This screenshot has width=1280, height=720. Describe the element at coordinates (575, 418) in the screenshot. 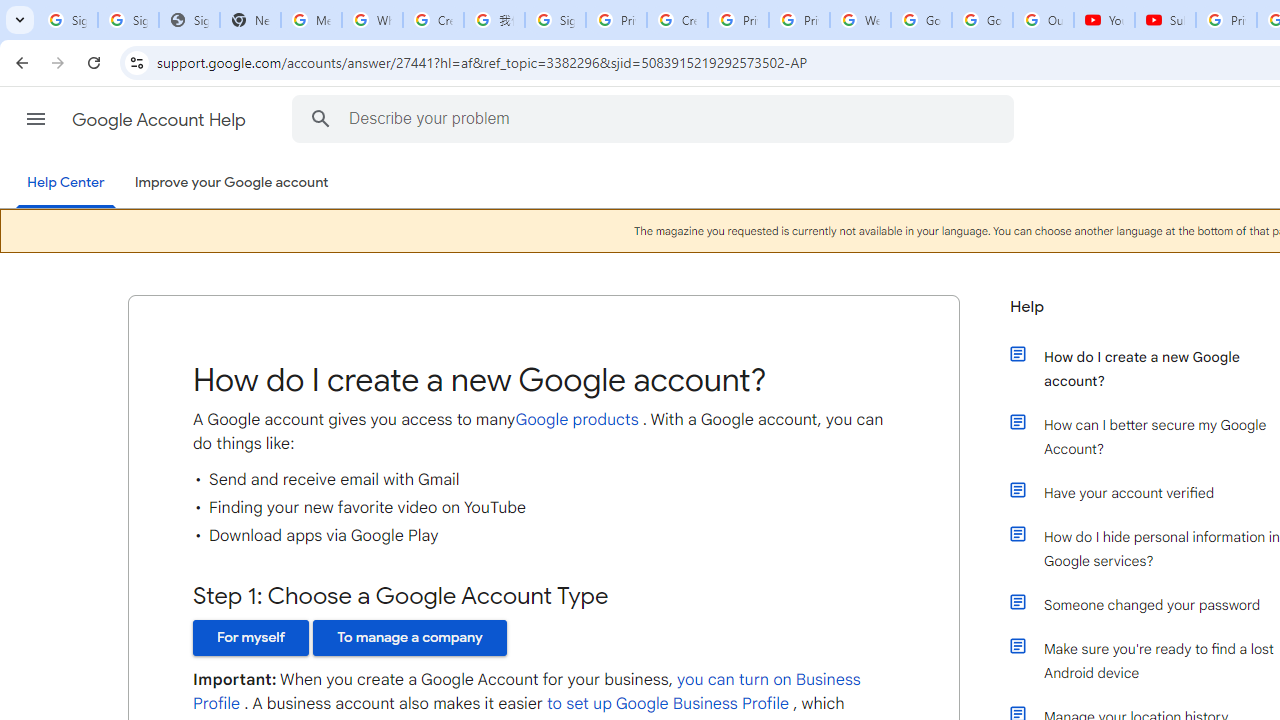

I see `'Google products'` at that location.